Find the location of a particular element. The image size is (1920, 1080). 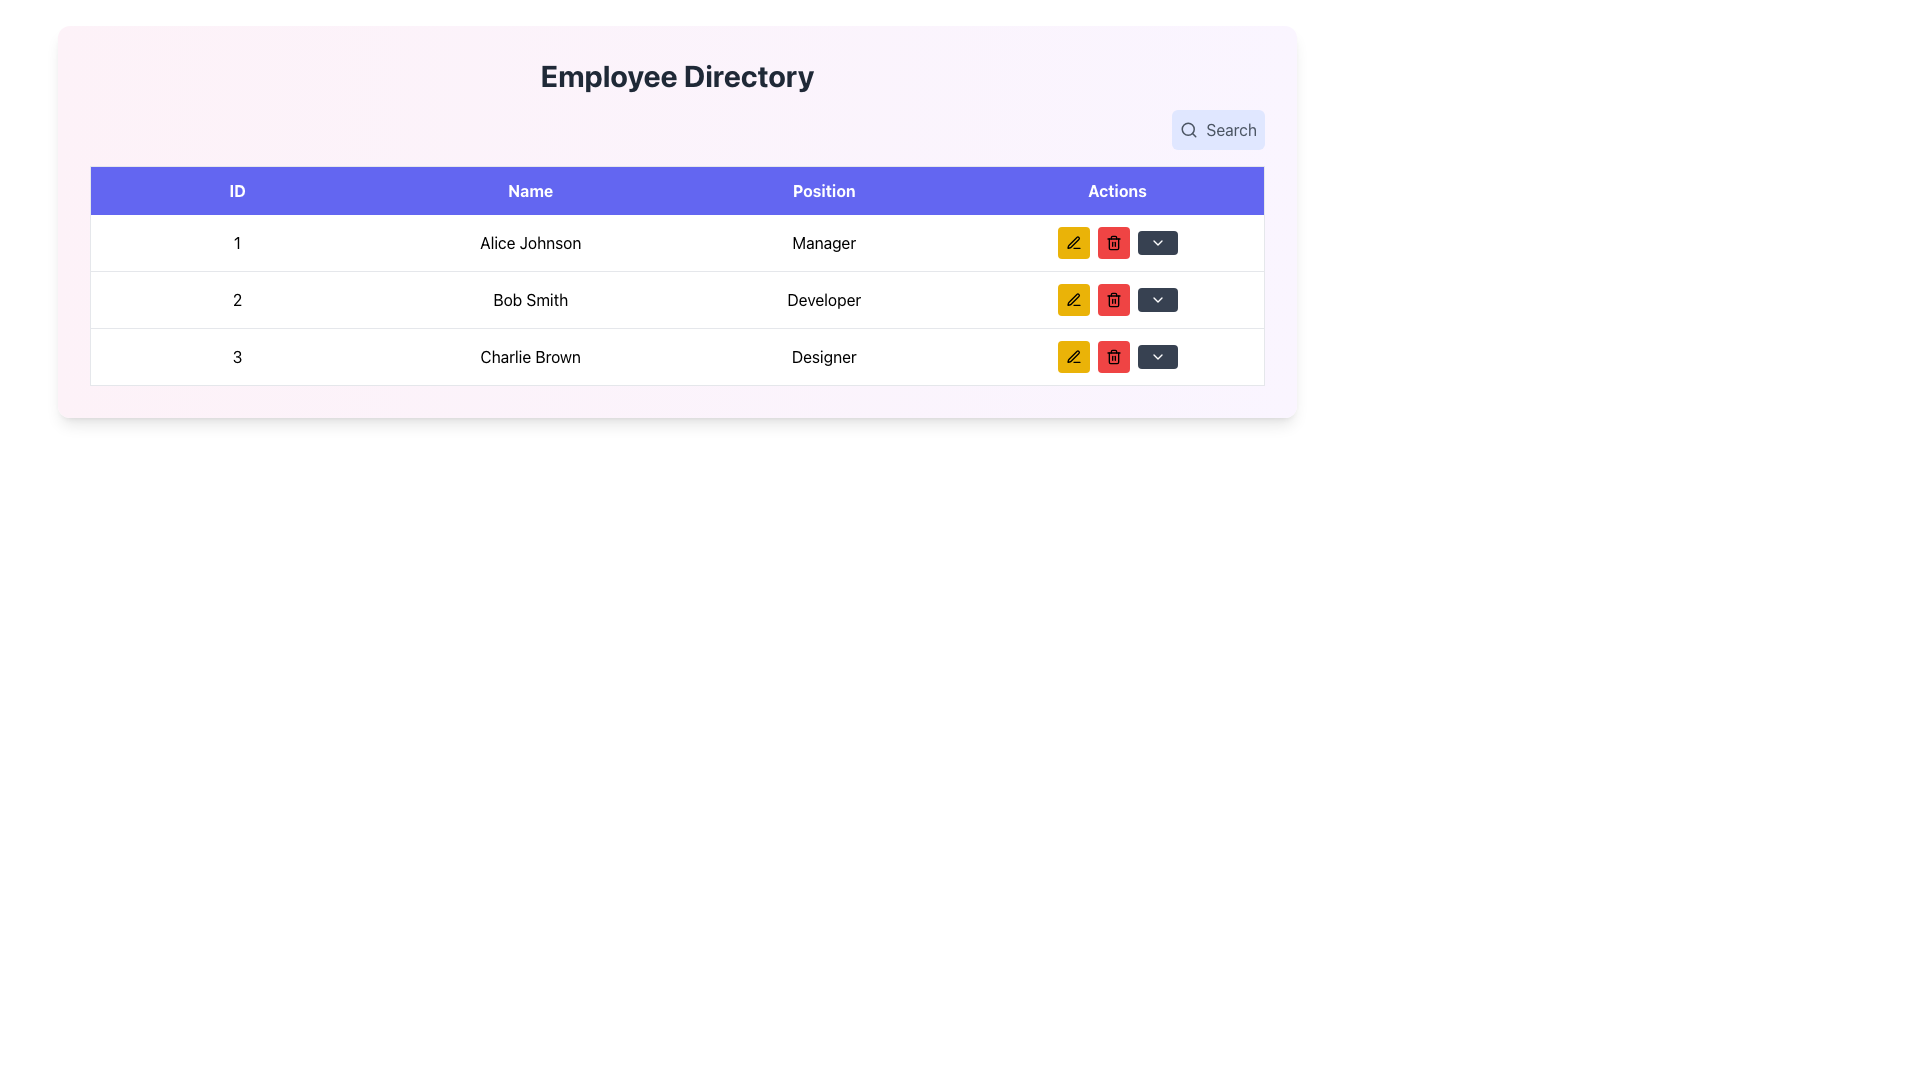

the 'Edit' icon located inside the yellow square button in the Actions column of the second row of the employee directory table for developer 'Bob Smith' is located at coordinates (1072, 299).